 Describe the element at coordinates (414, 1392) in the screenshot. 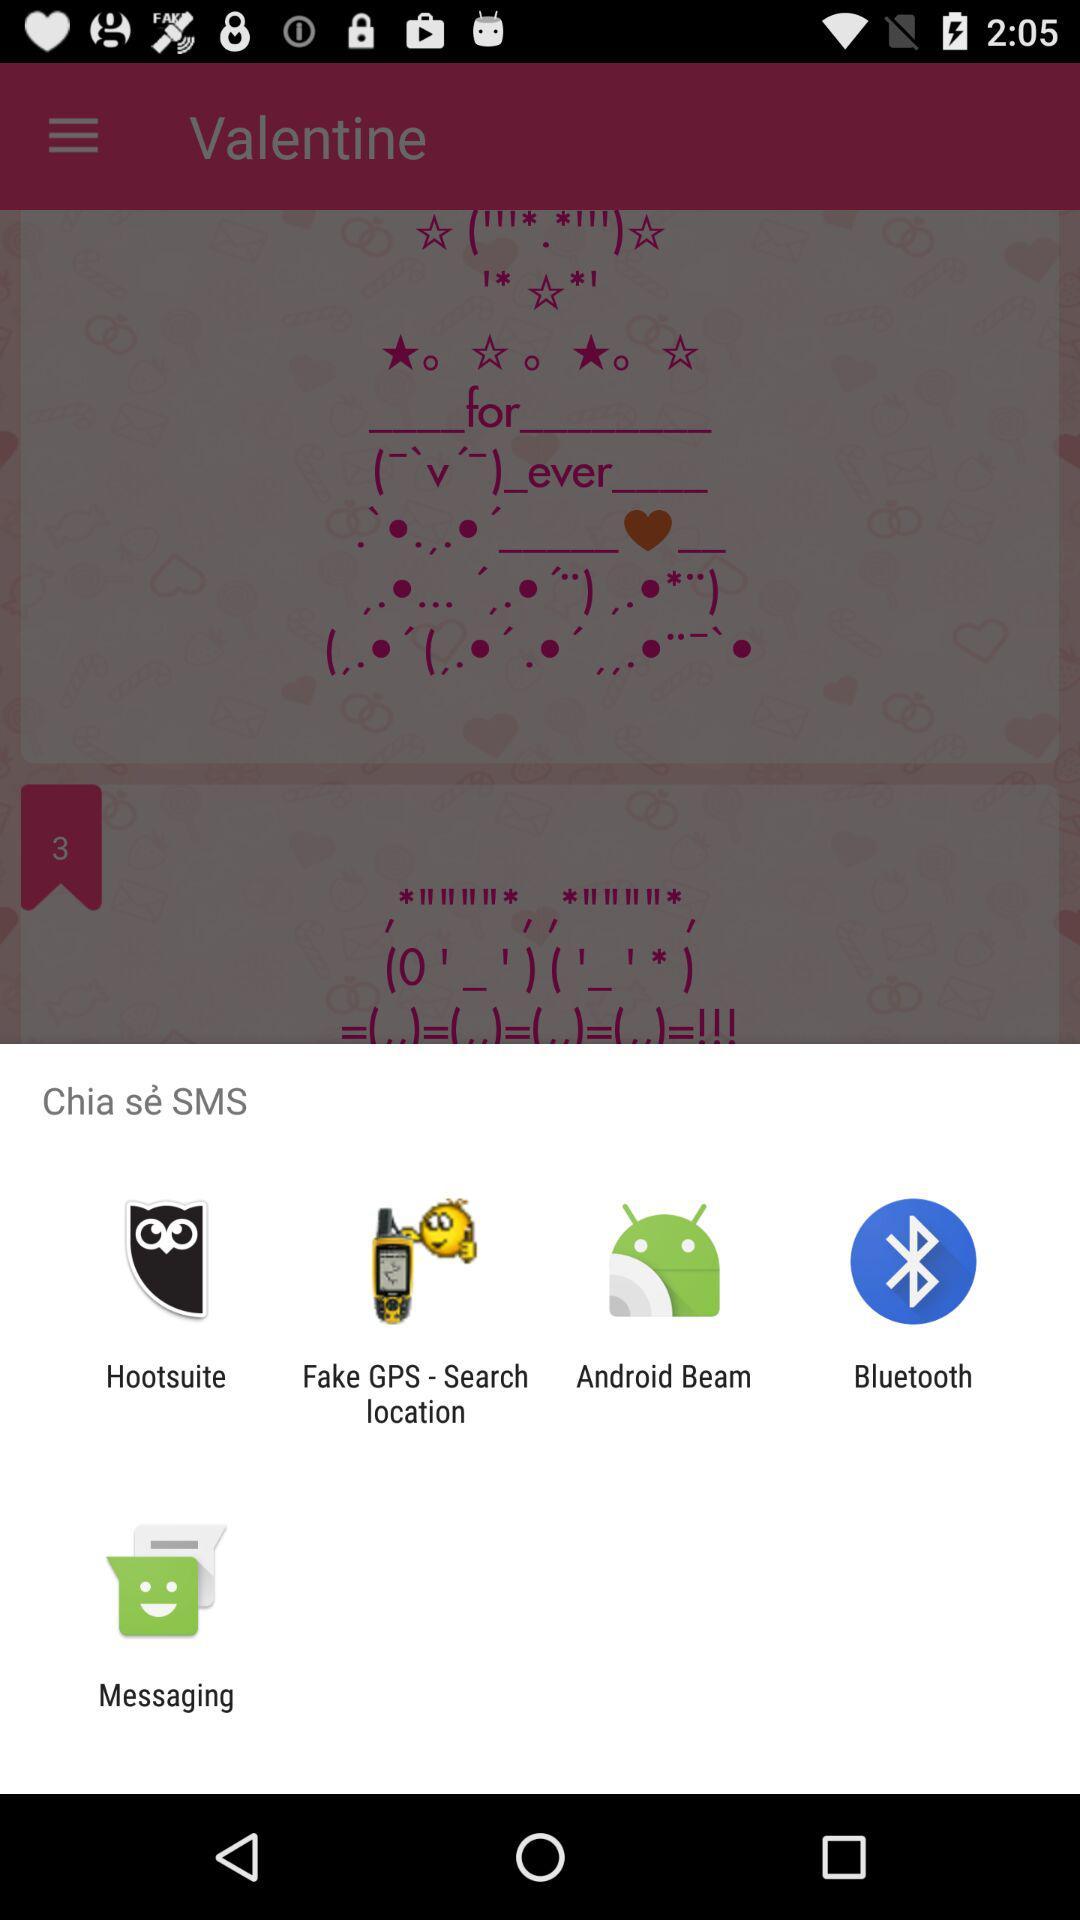

I see `the app next to android beam` at that location.